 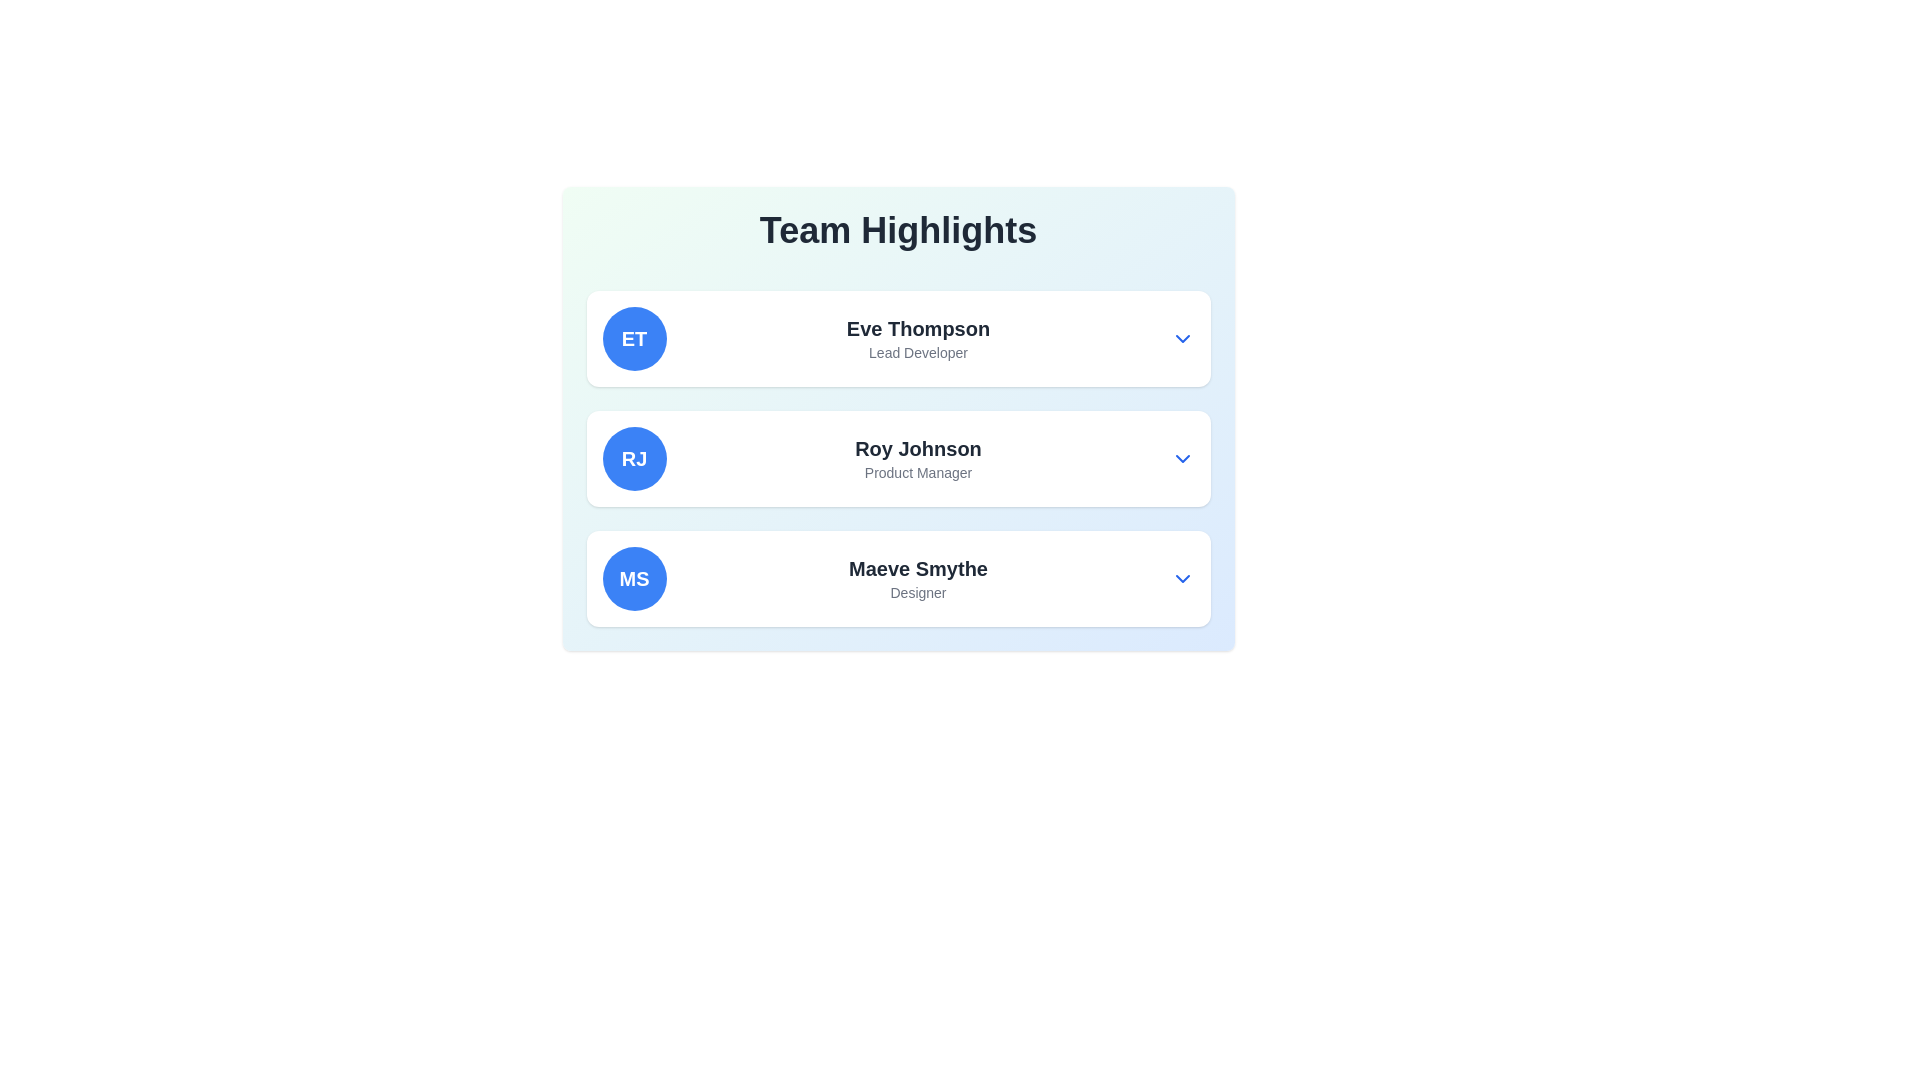 I want to click on the textual label component displaying 'Roy Johnson' and 'Product Manager', which is centrally located within the middle card of a list of similar cards, so click(x=917, y=459).